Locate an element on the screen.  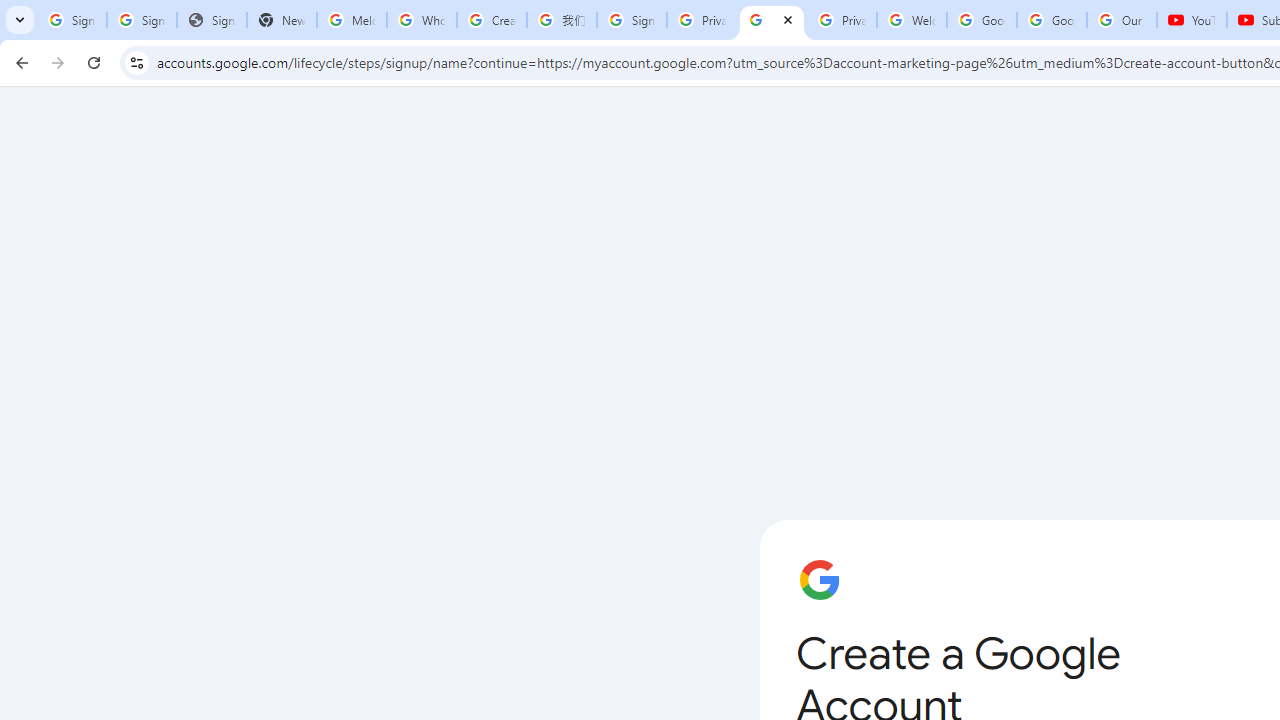
'Sign in - Google Accounts' is located at coordinates (630, 20).